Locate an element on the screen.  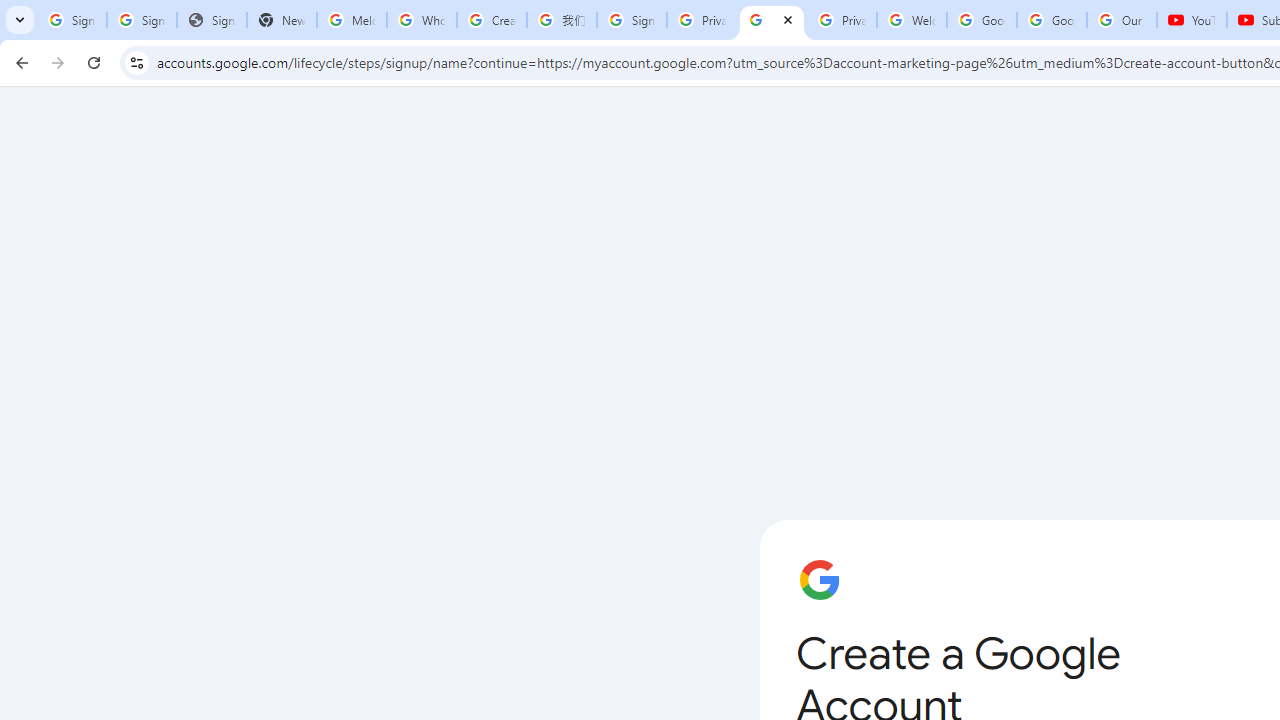
'Sign in - Google Accounts' is located at coordinates (630, 20).